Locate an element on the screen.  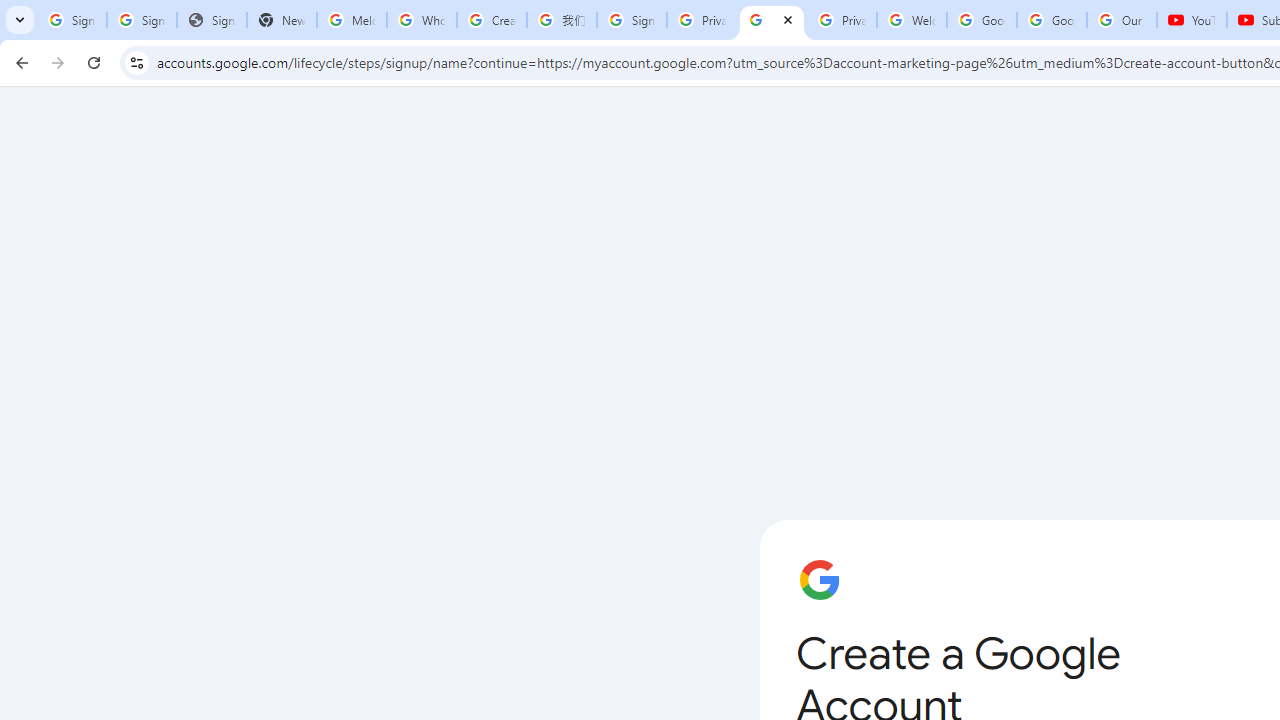
'Sign in - Google Accounts' is located at coordinates (630, 20).